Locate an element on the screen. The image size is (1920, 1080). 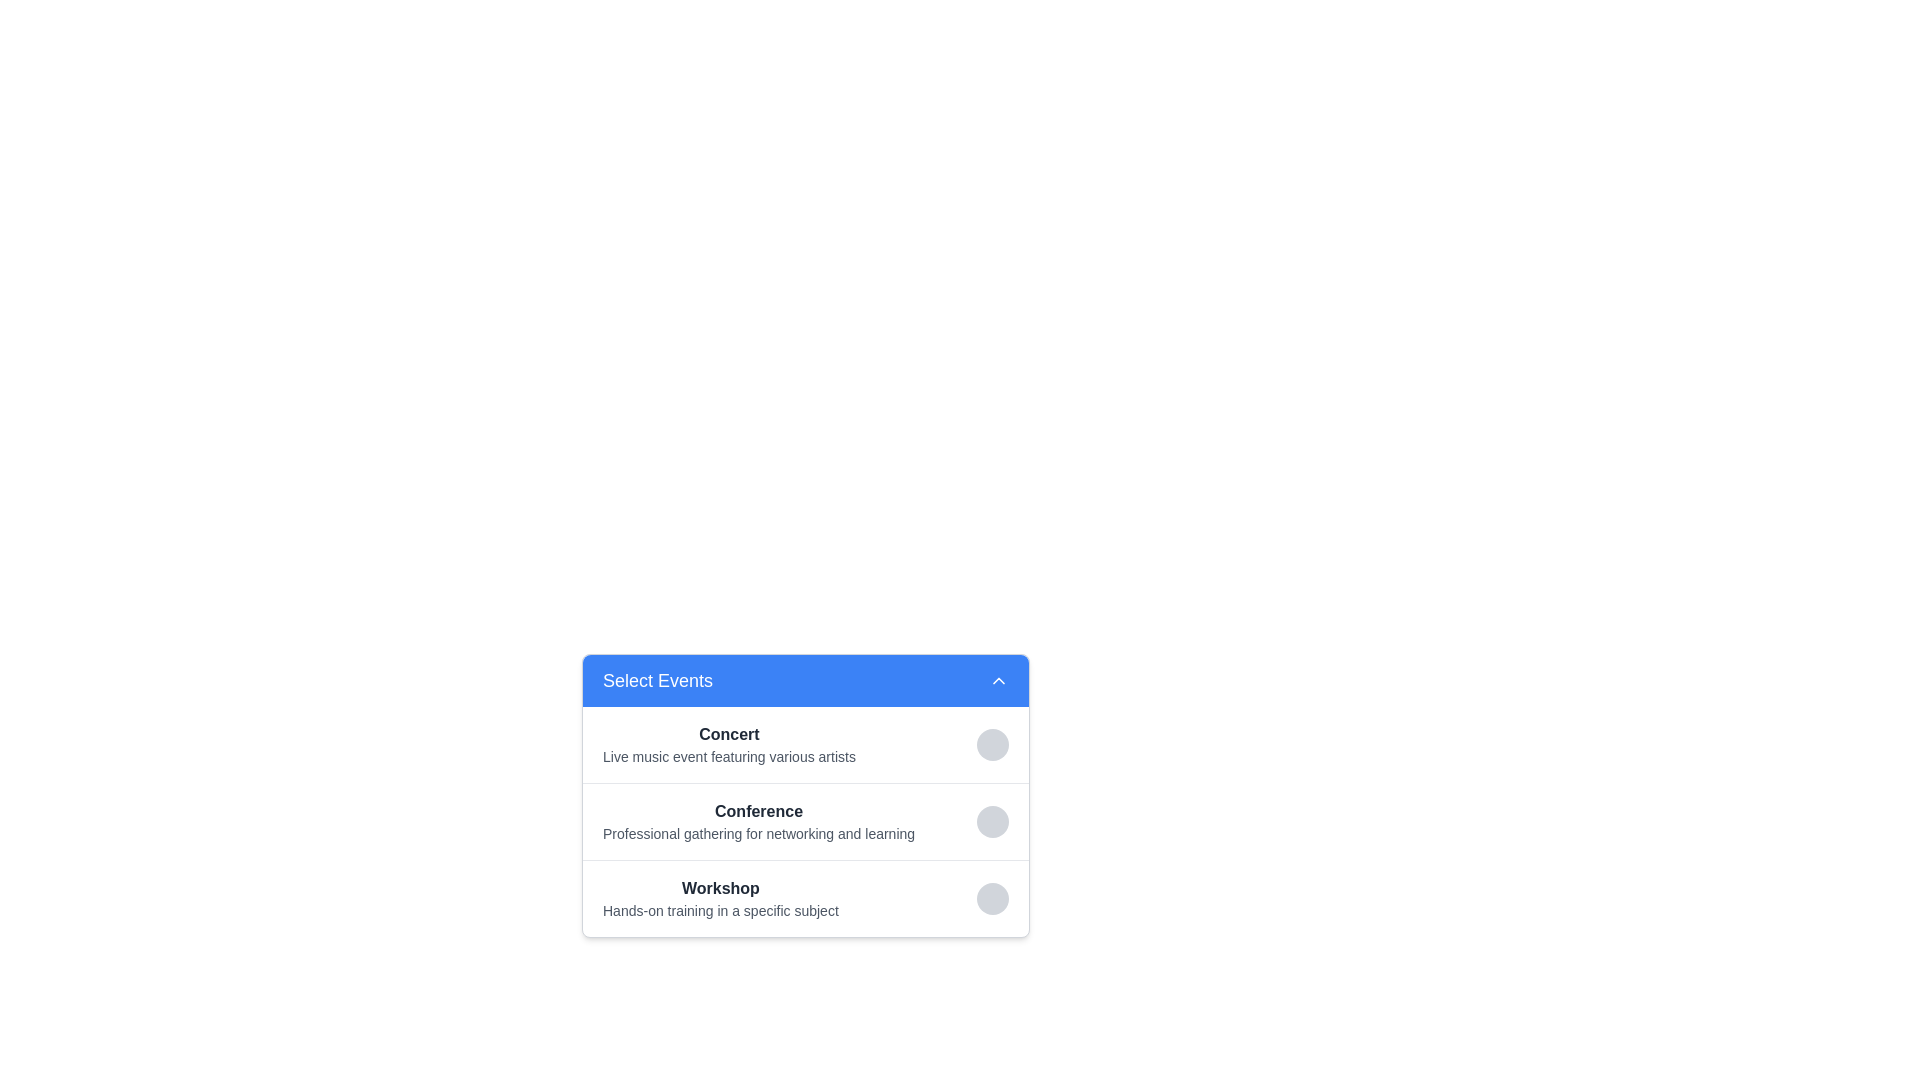
the bold-text heading labeled 'Concert' located centrally within the first option segment of the dropdown menu is located at coordinates (728, 735).